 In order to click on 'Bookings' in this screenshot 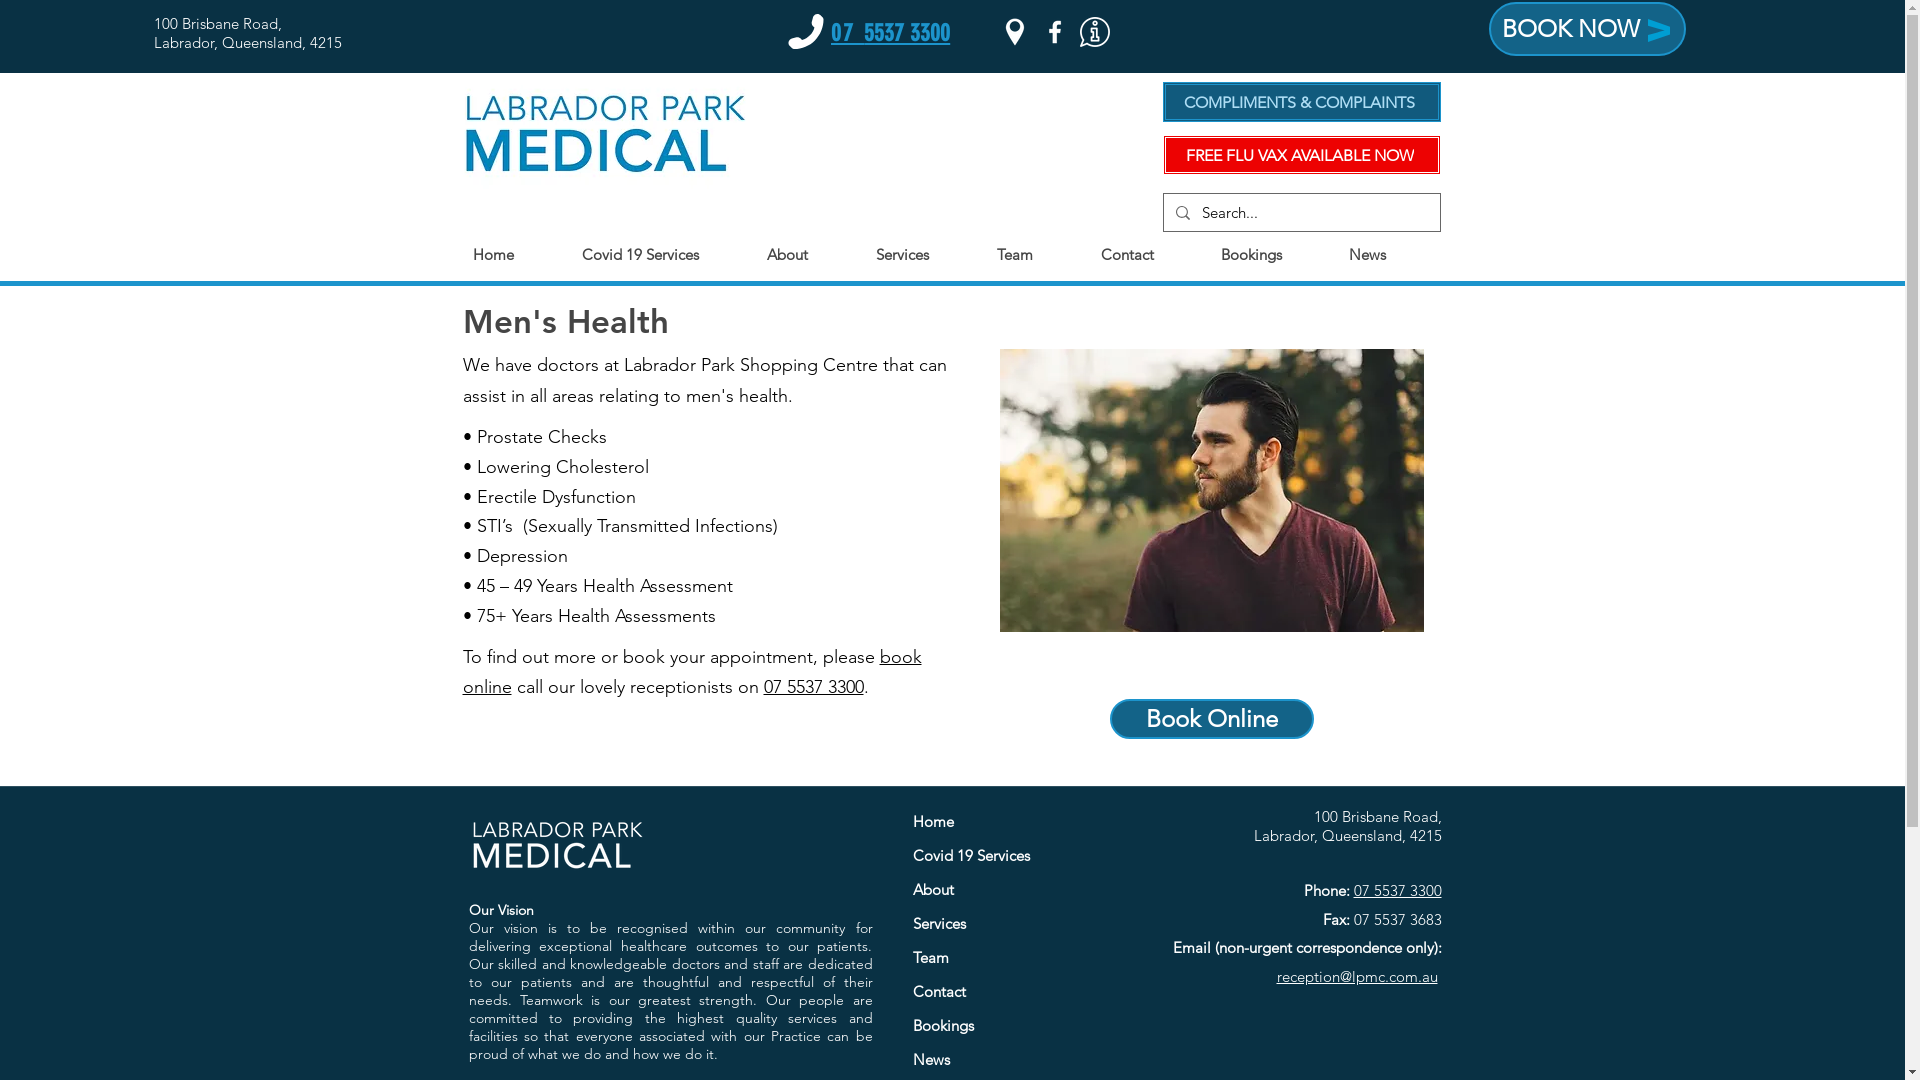, I will do `click(1010, 1026)`.